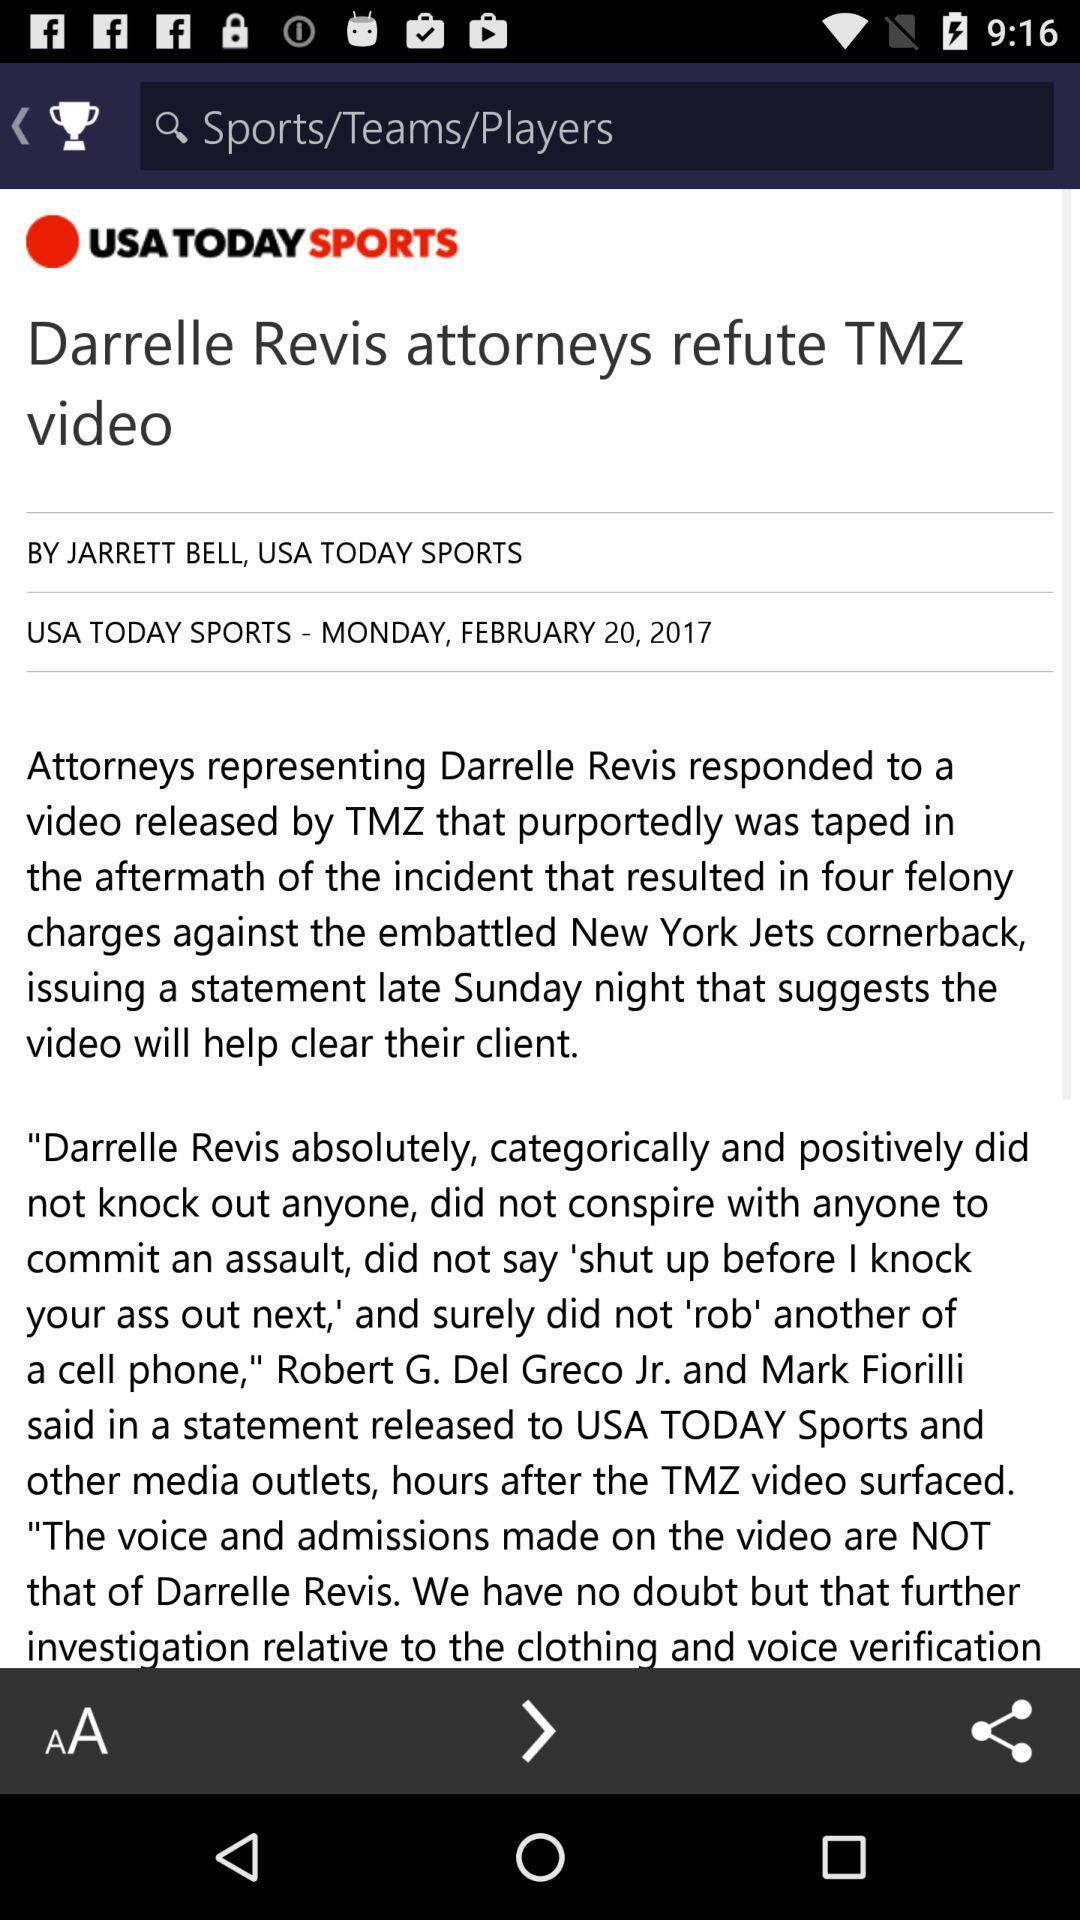  What do you see at coordinates (1002, 1730) in the screenshot?
I see `item at the bottom right corner` at bounding box center [1002, 1730].